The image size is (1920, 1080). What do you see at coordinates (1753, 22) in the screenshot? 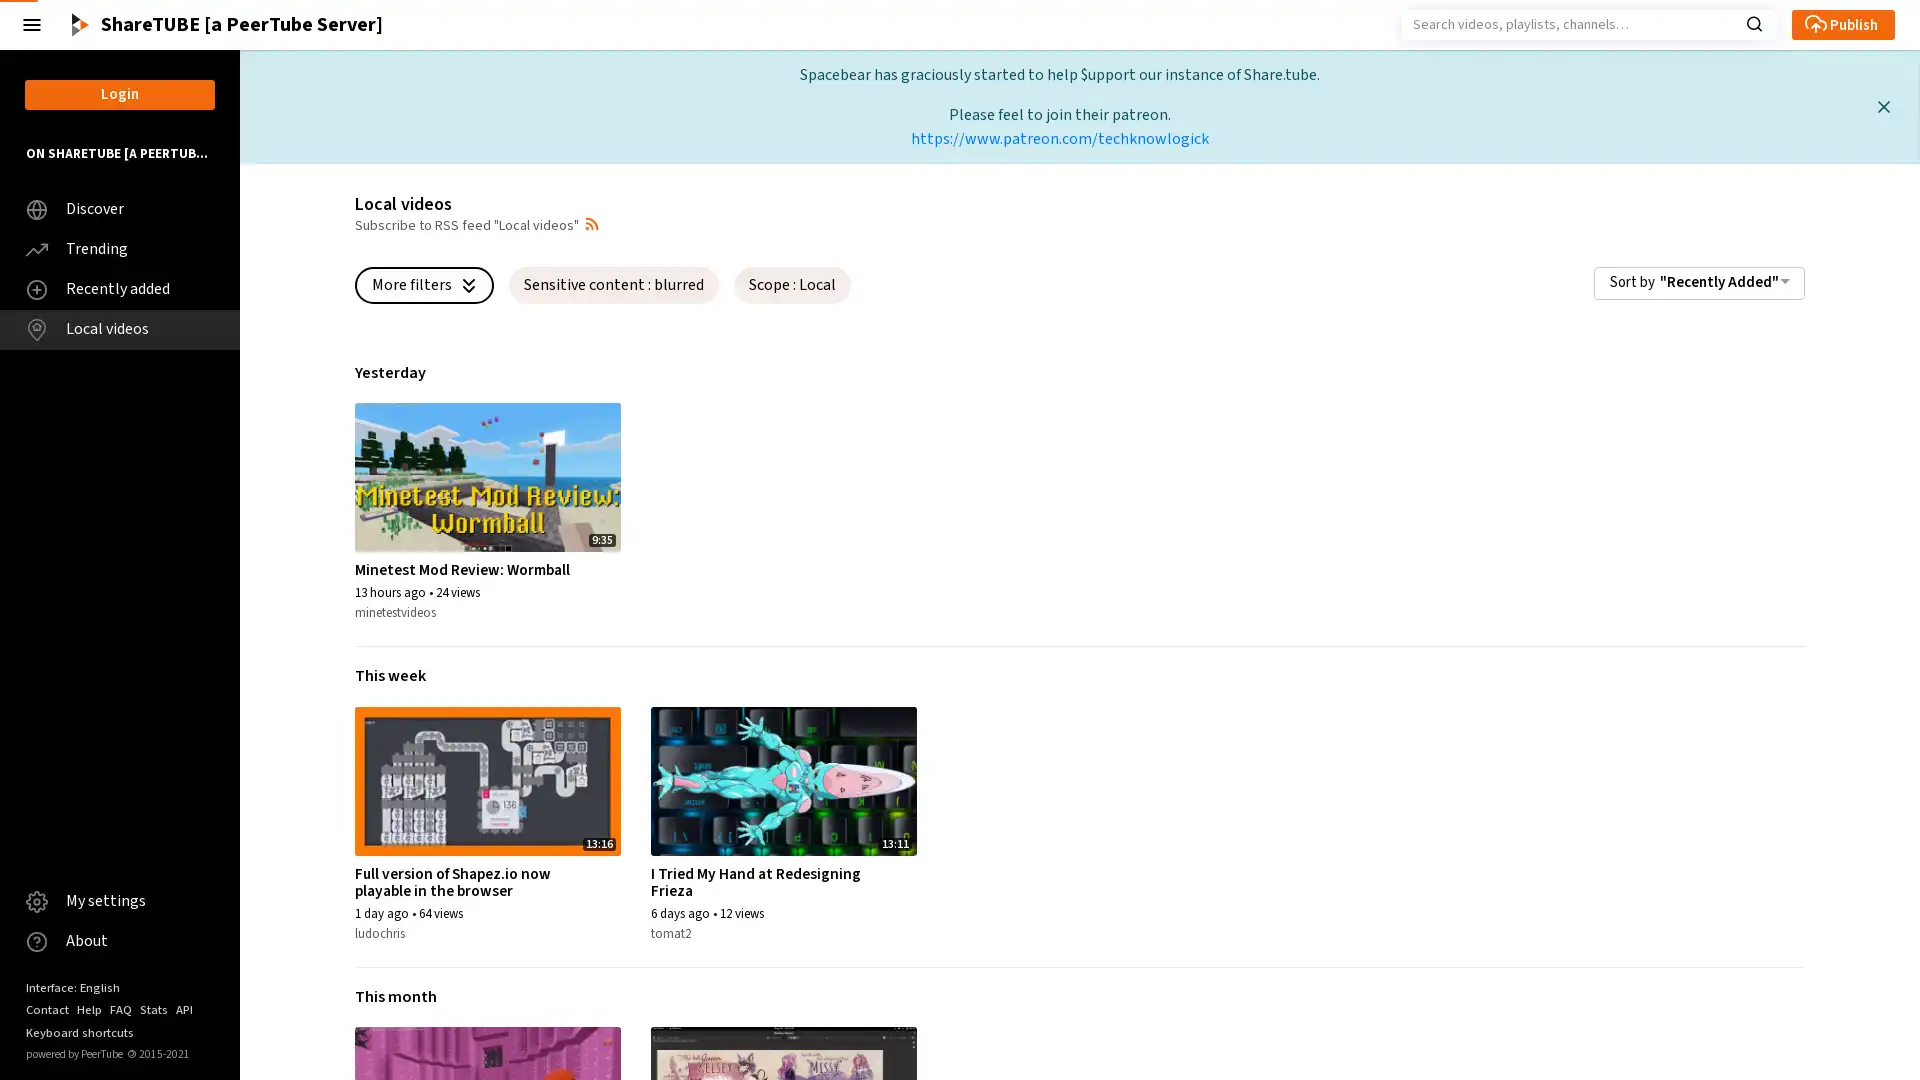
I see `Search` at bounding box center [1753, 22].